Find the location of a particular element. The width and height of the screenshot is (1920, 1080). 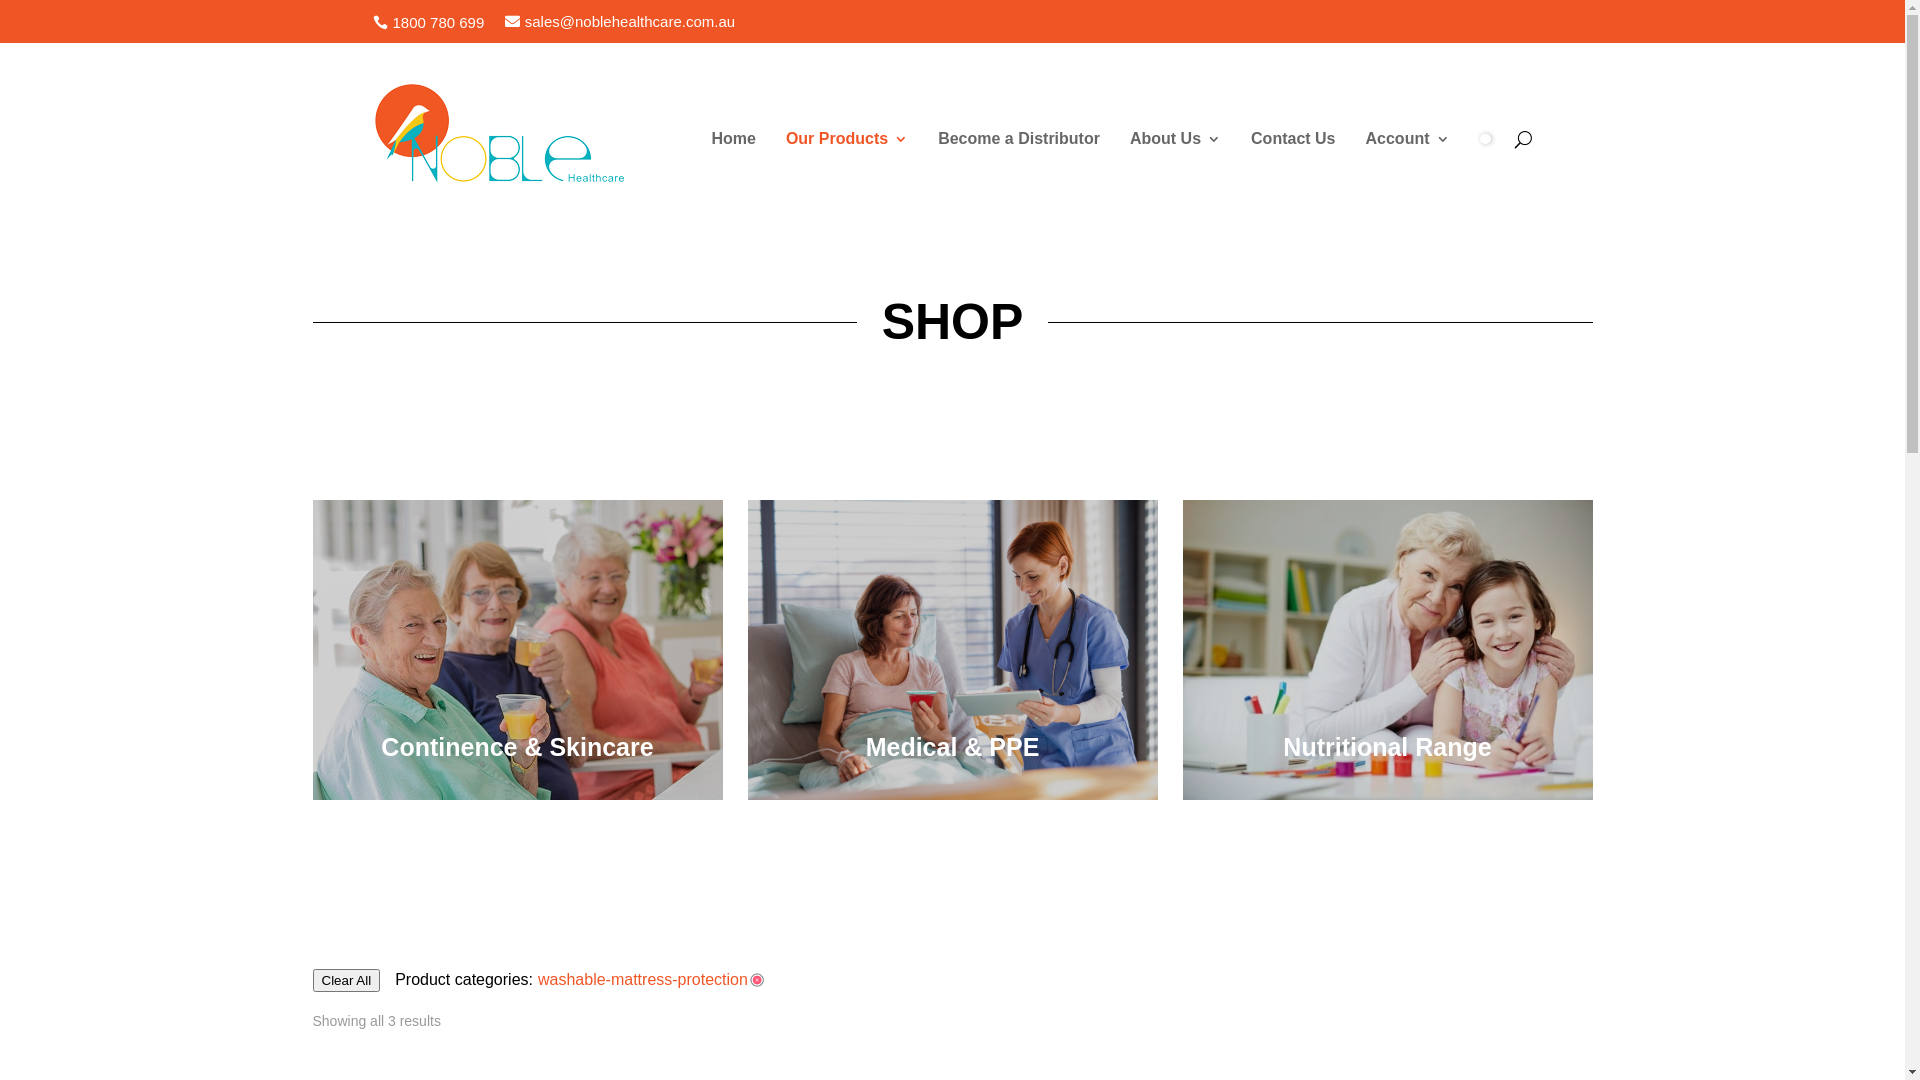

'Home' is located at coordinates (732, 137).